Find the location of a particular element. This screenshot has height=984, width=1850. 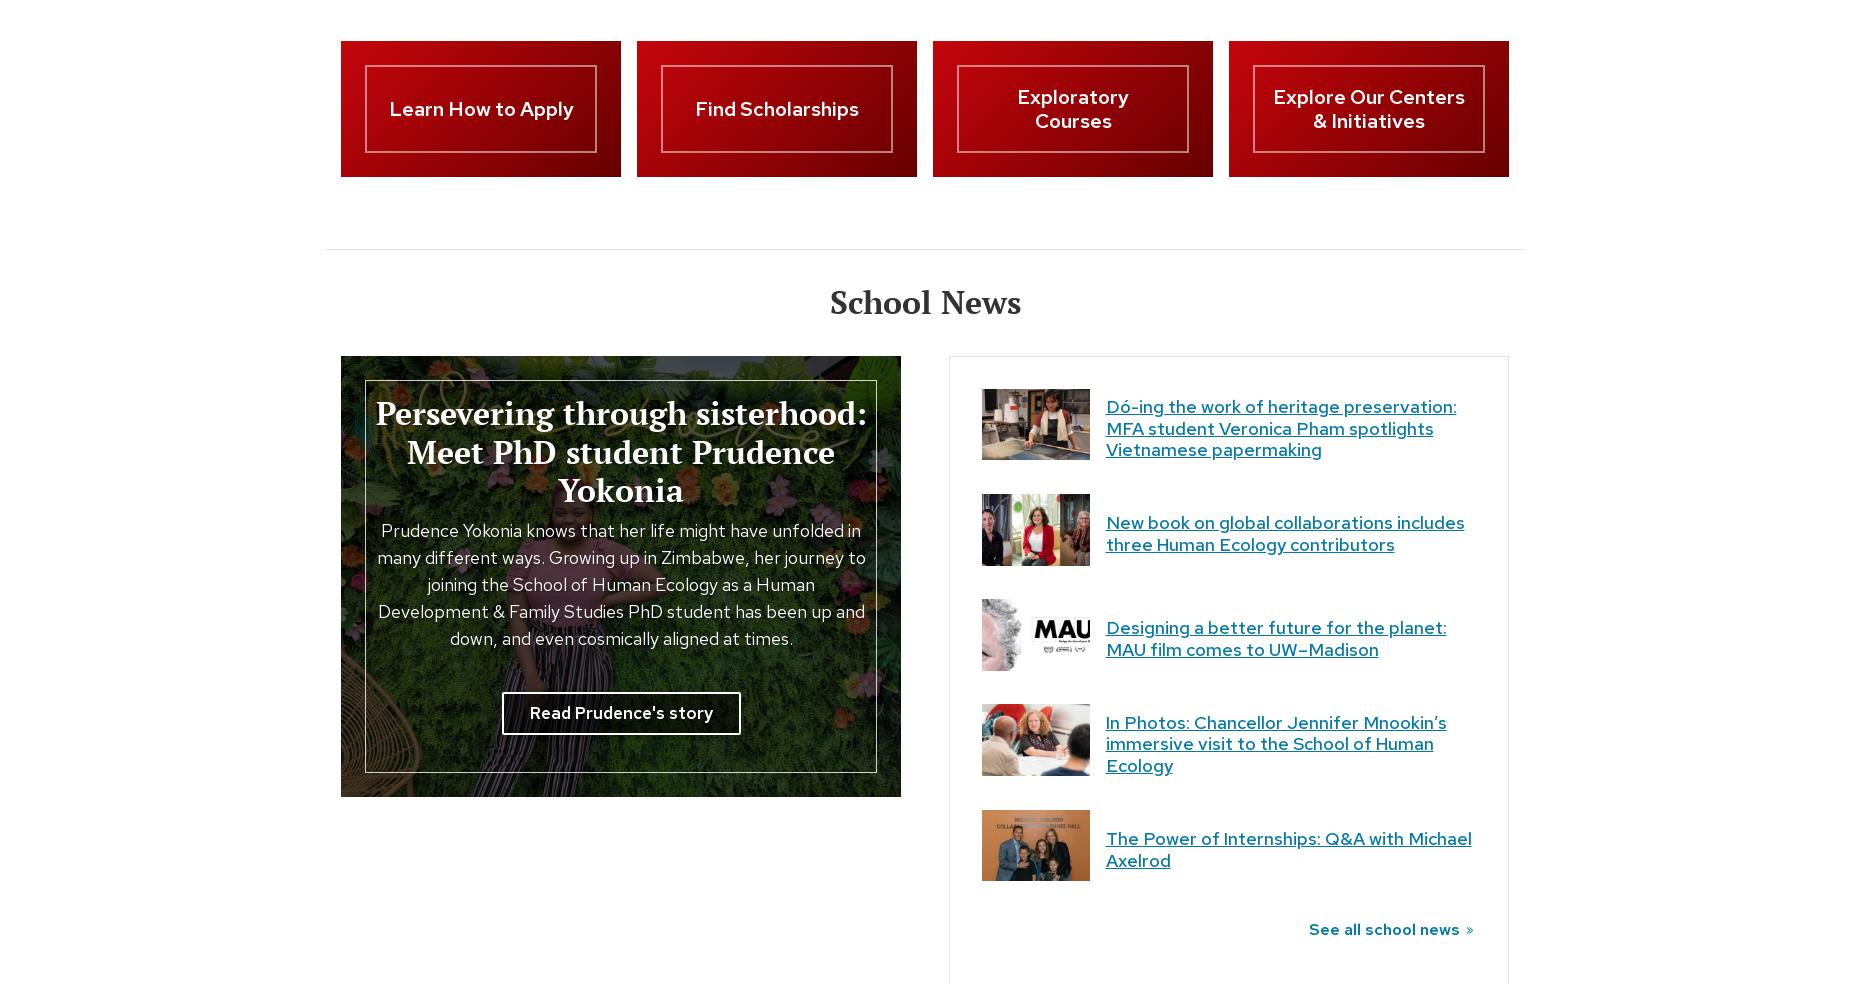

'Find Scholarships' is located at coordinates (777, 108).